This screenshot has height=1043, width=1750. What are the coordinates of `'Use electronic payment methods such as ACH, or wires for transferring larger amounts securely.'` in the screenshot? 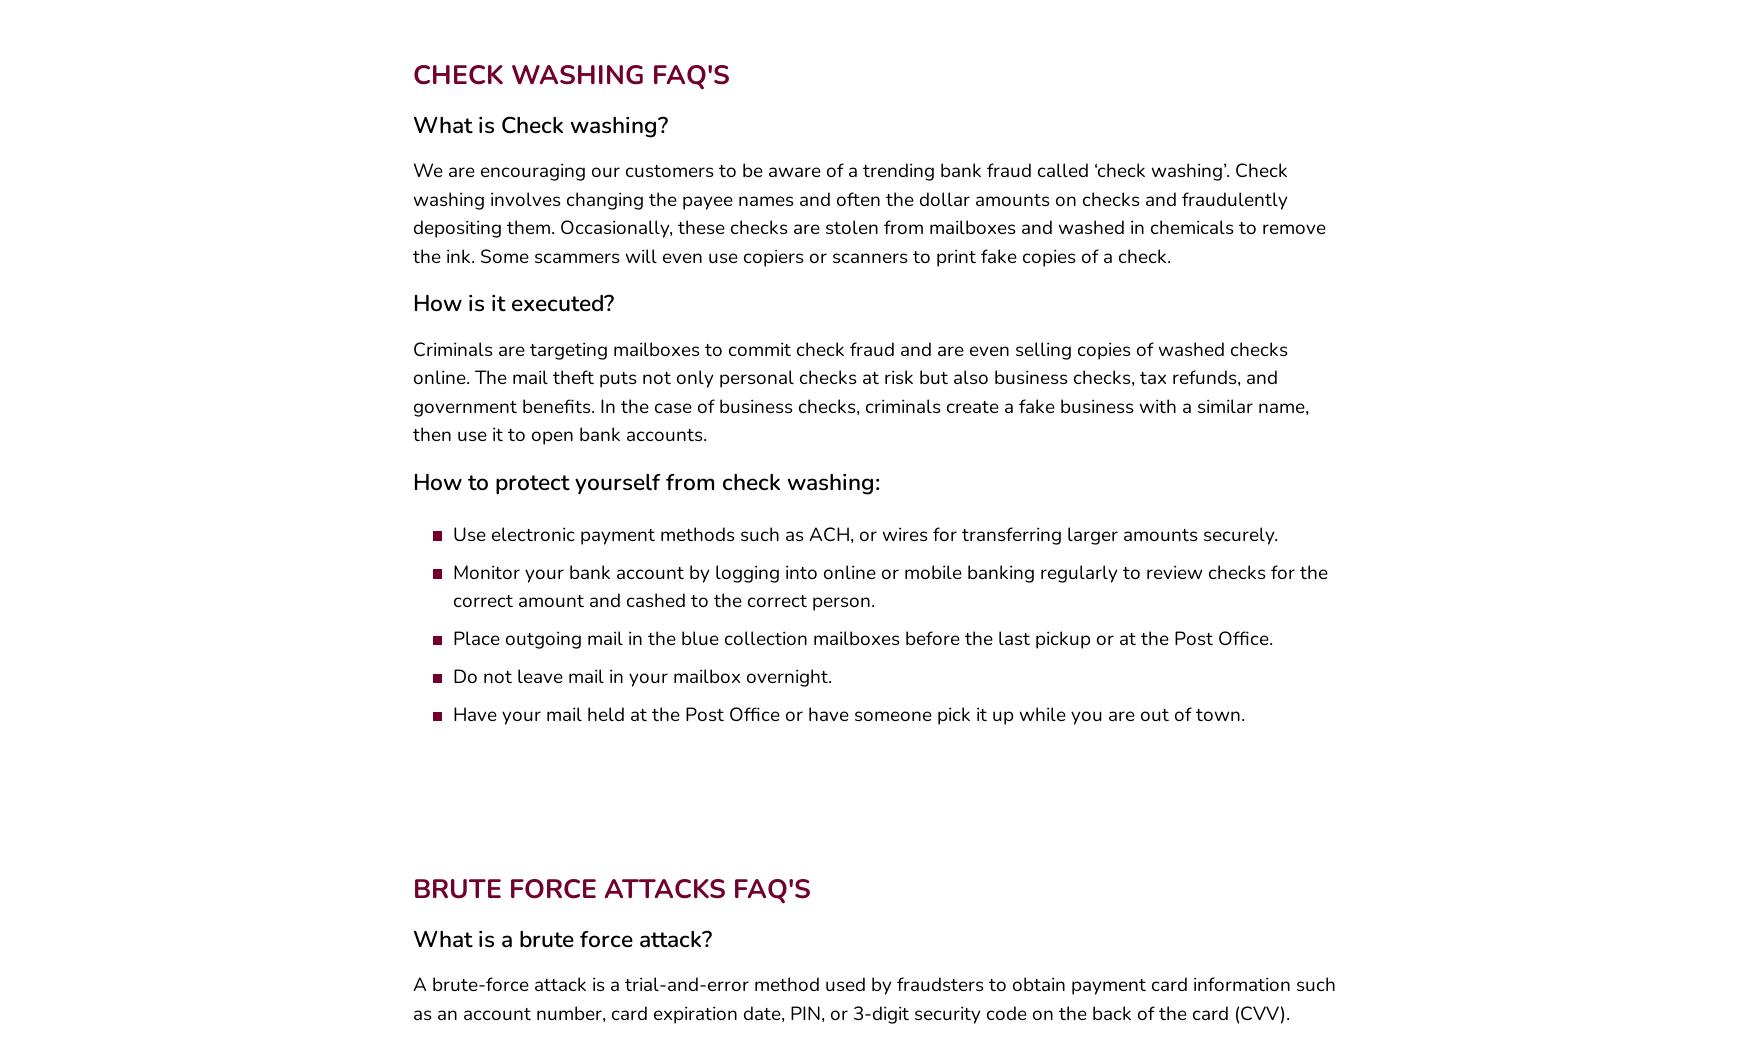 It's located at (452, 542).